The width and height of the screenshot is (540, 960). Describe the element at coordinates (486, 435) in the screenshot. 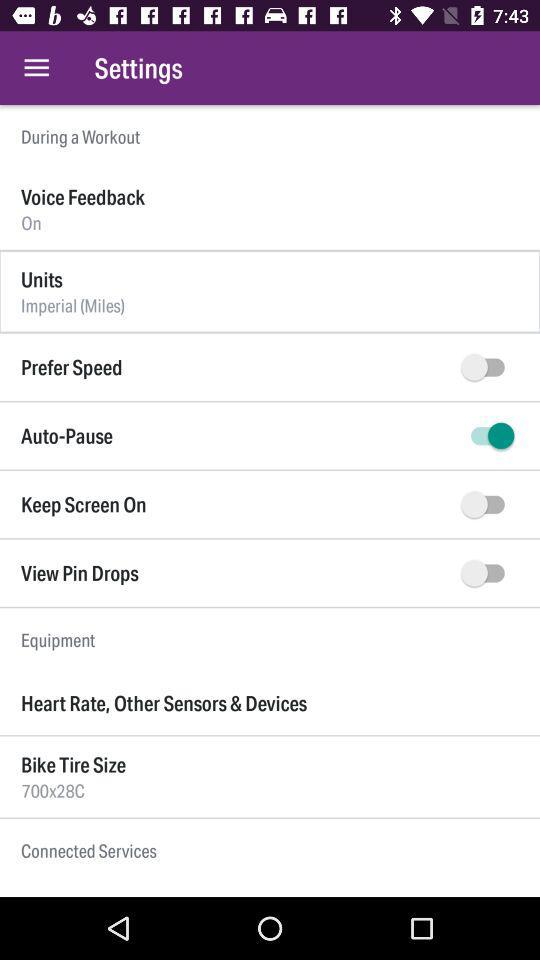

I see `auto-pause option` at that location.